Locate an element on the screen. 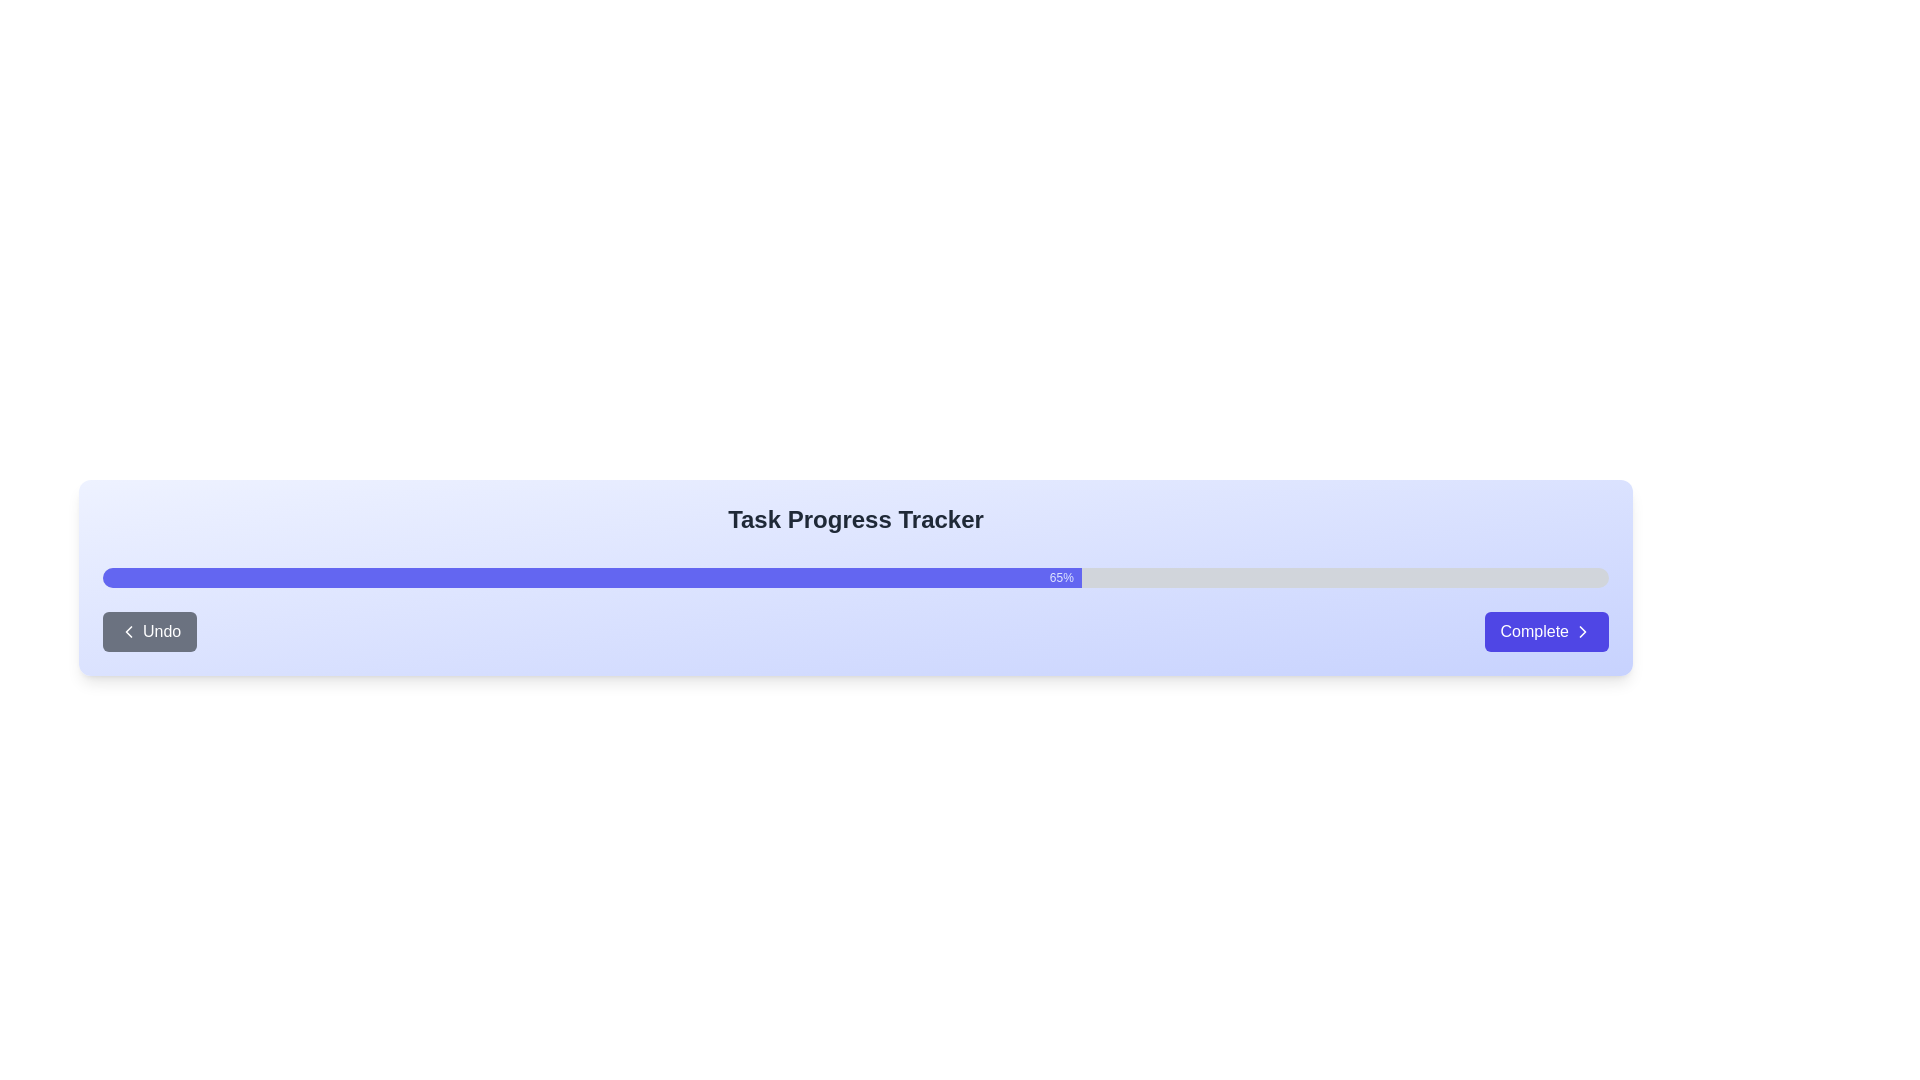 Image resolution: width=1920 pixels, height=1080 pixels. the progress bar with a visible percentage text '65%' on a light blue background, located beneath the 'Task Progress Tracker' title is located at coordinates (855, 578).